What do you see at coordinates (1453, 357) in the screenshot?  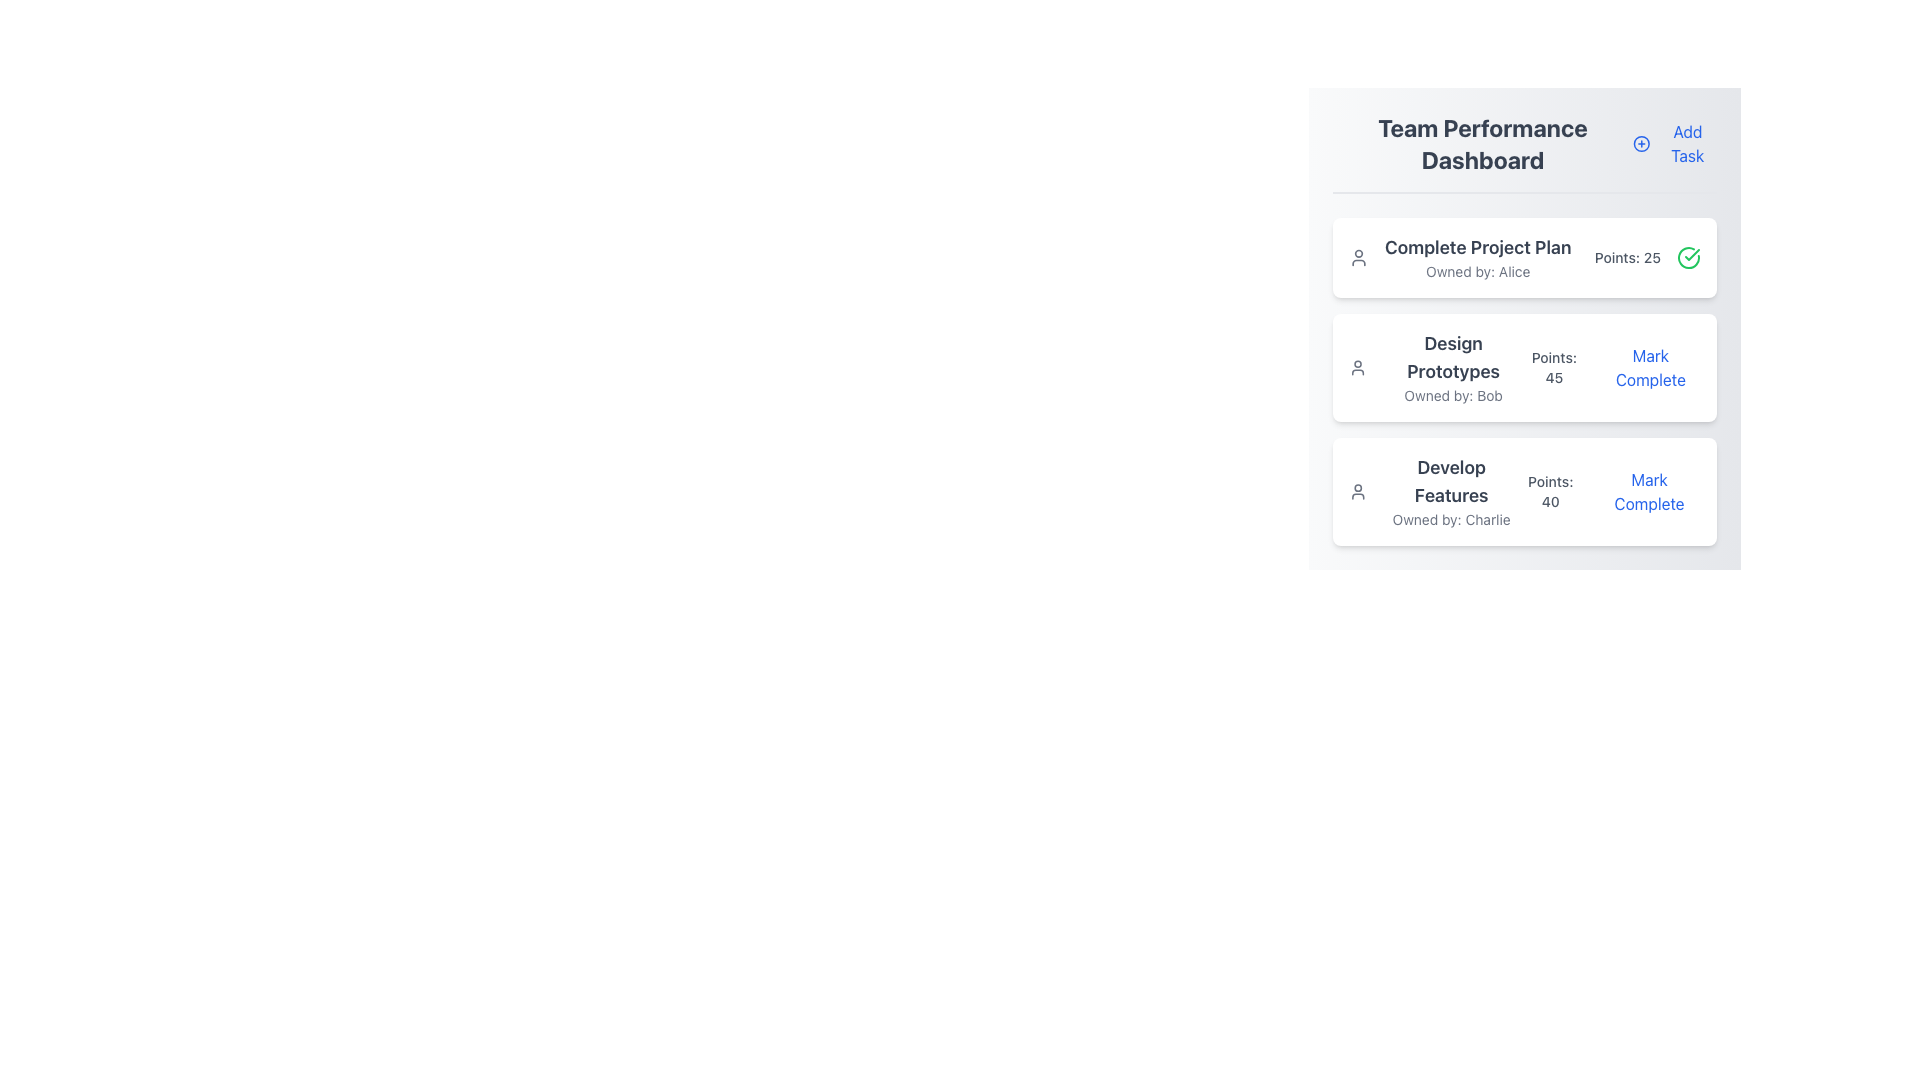 I see `text label 'Design Prototypes' which is centered within the second task card in the 'Team Performance Dashboard'` at bounding box center [1453, 357].